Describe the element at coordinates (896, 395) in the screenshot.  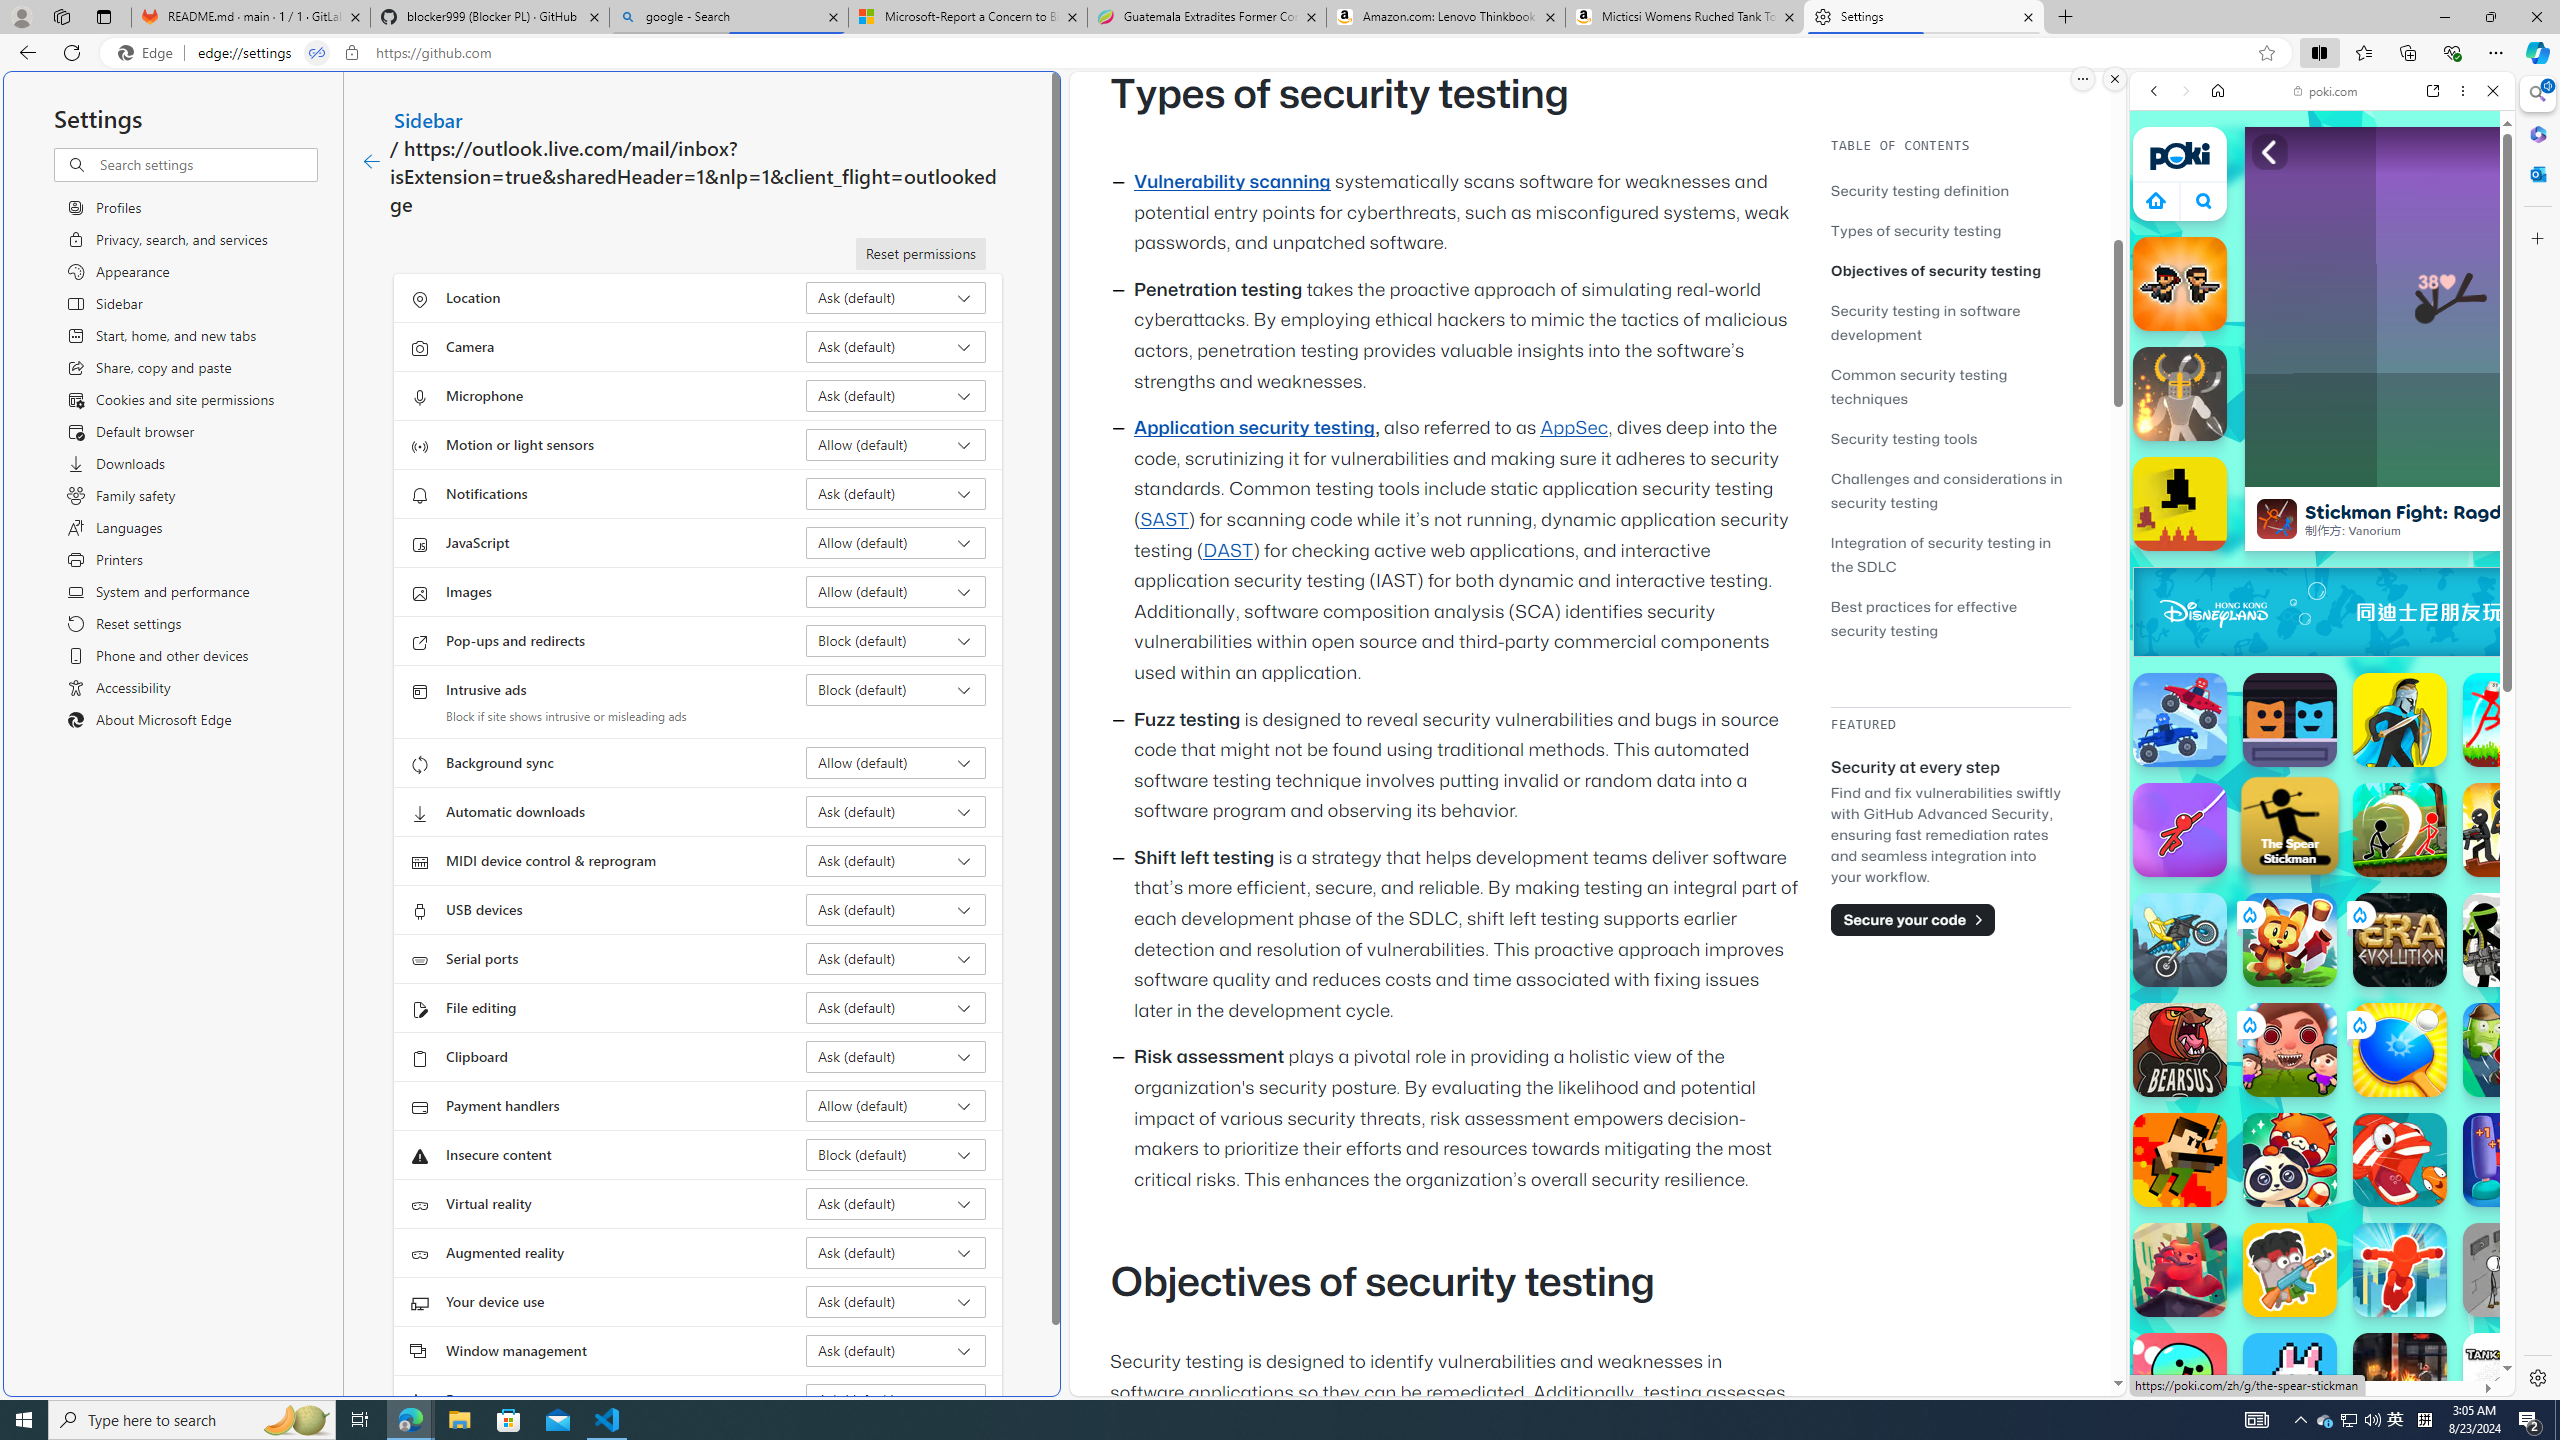
I see `'Microphone Ask (default)'` at that location.